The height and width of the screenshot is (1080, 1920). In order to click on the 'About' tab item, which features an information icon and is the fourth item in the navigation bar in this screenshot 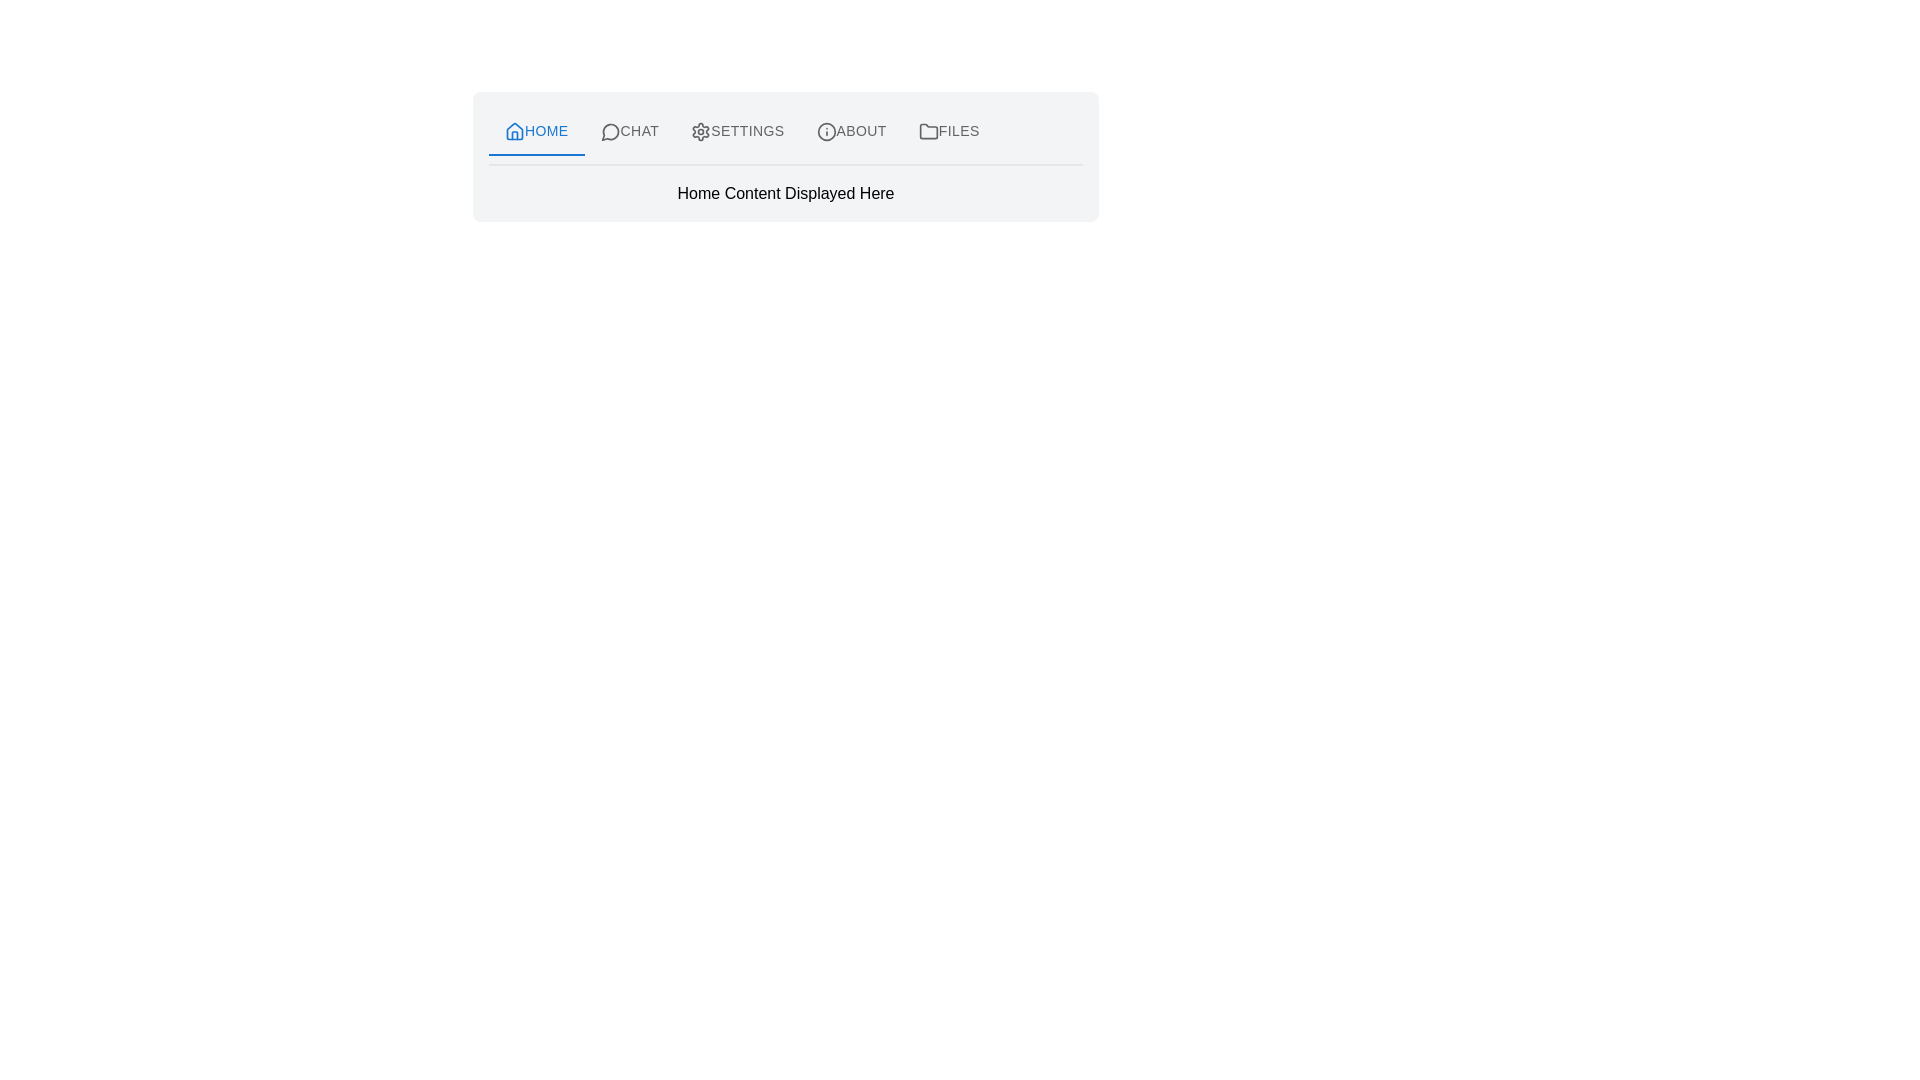, I will do `click(851, 131)`.